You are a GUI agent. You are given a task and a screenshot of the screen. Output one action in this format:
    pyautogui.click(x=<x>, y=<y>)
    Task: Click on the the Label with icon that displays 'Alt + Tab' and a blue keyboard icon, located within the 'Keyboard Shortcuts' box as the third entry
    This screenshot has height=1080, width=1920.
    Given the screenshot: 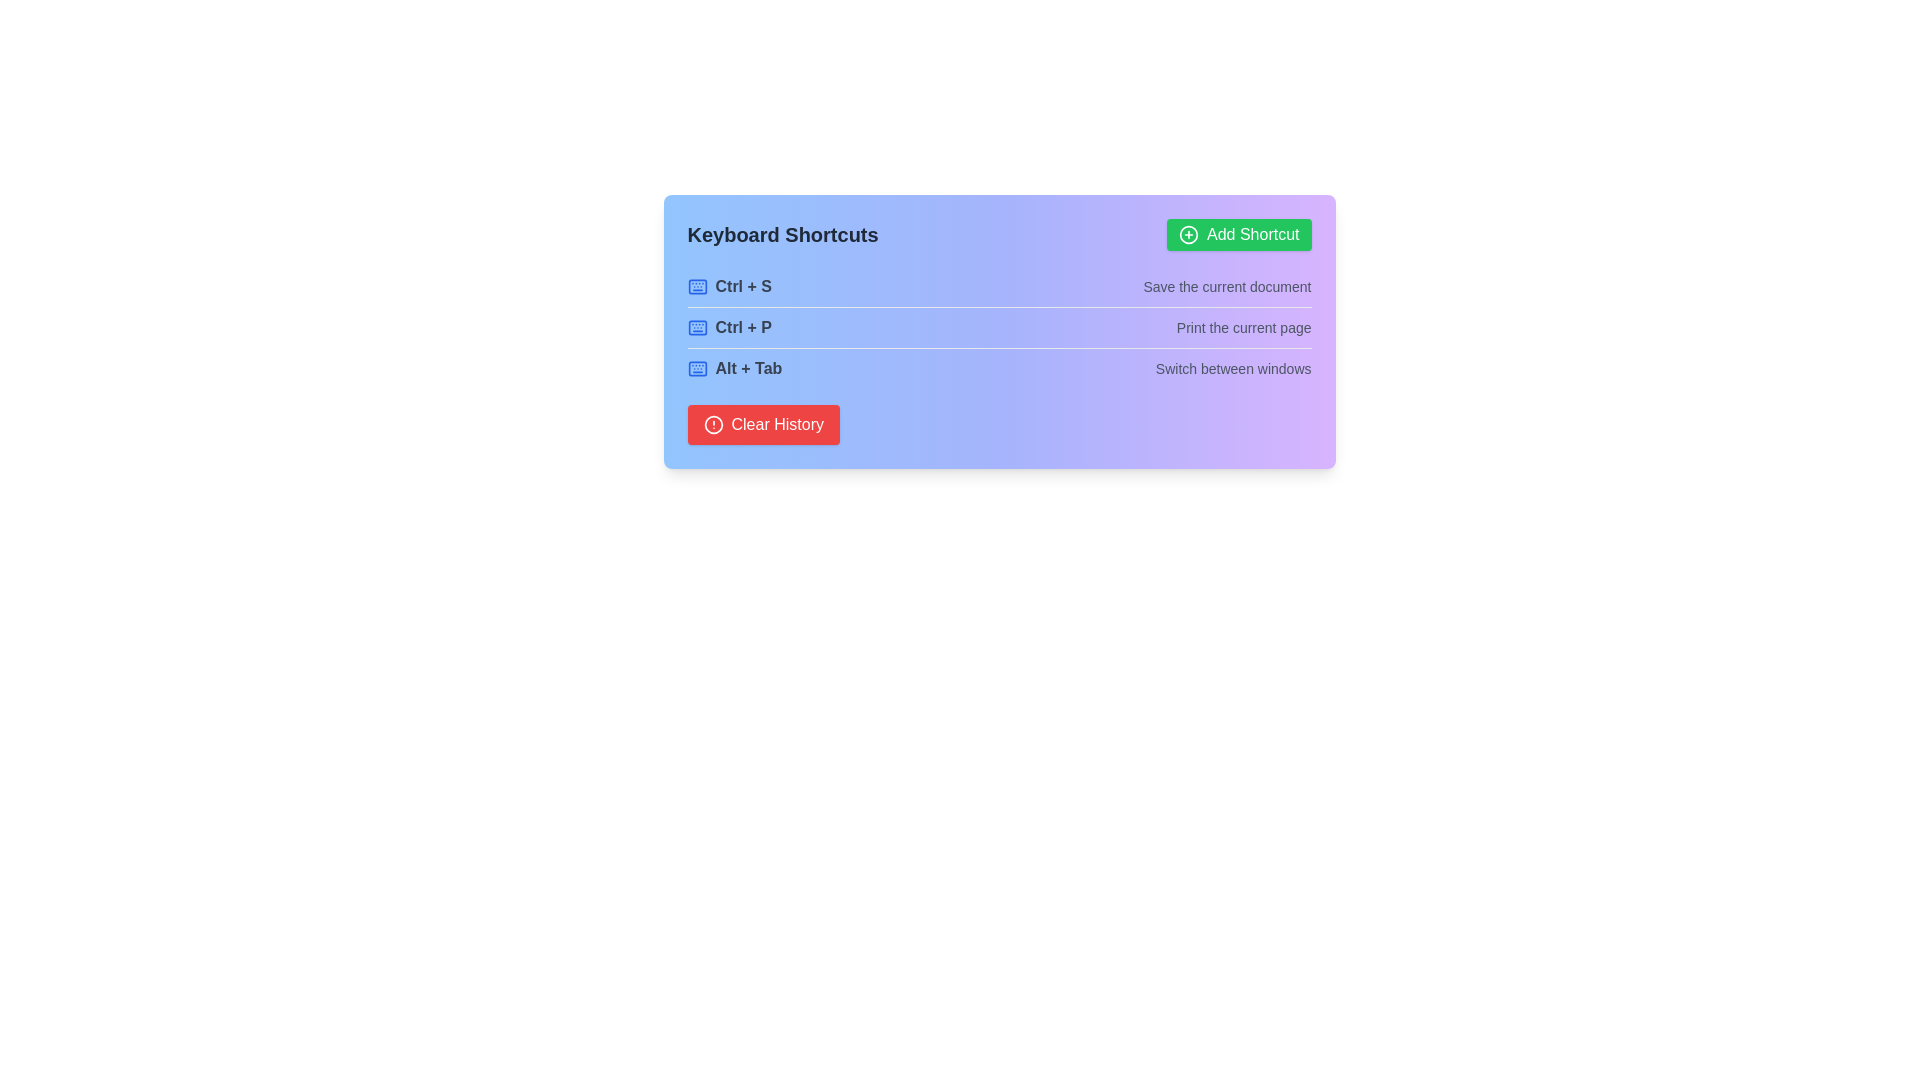 What is the action you would take?
    pyautogui.click(x=733, y=369)
    